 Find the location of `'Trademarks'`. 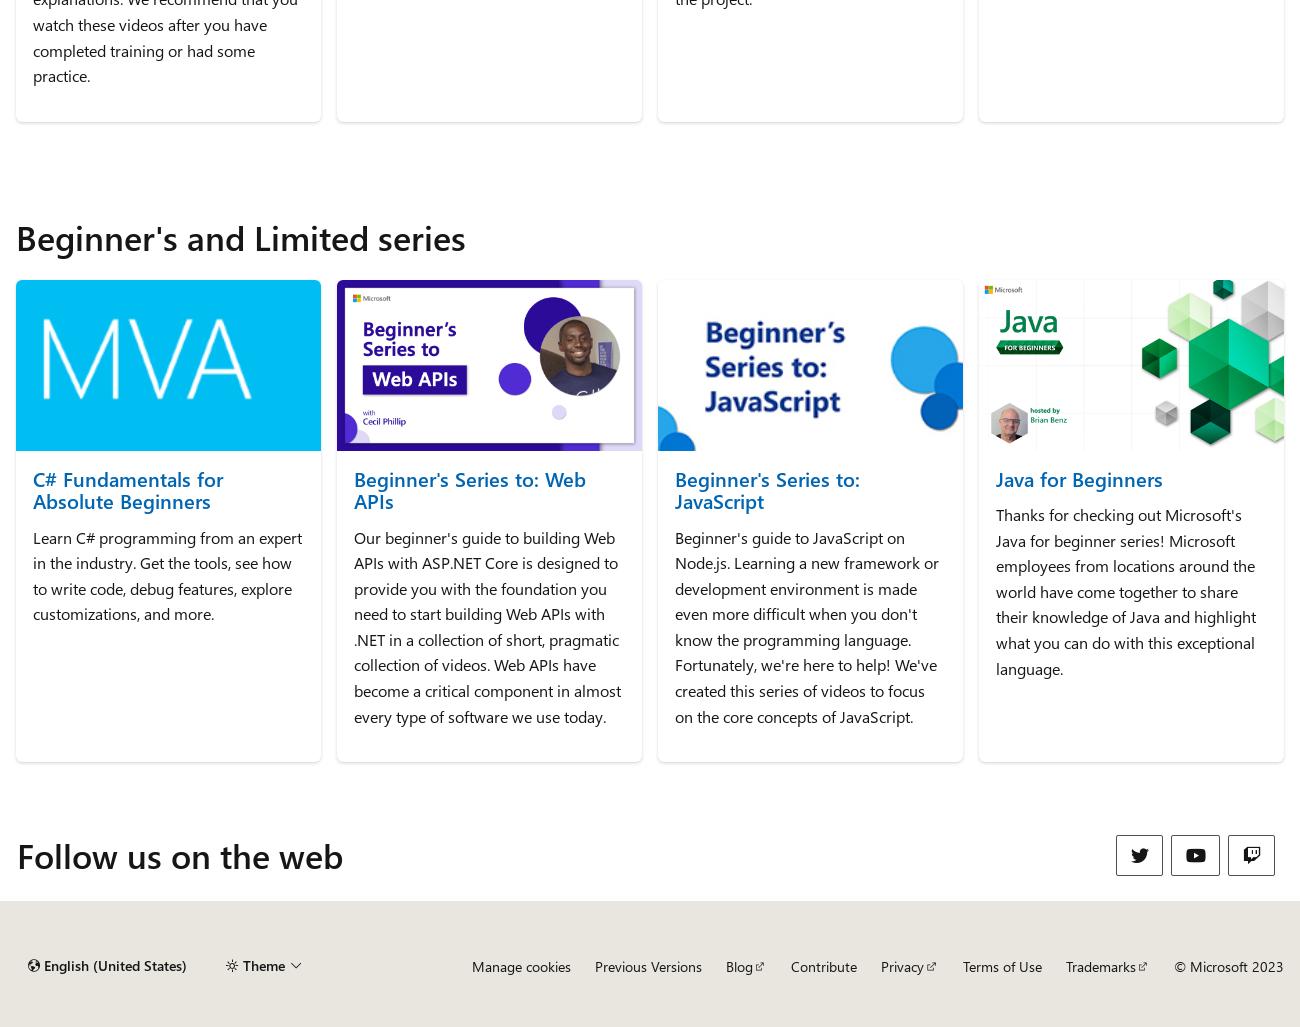

'Trademarks' is located at coordinates (1099, 965).